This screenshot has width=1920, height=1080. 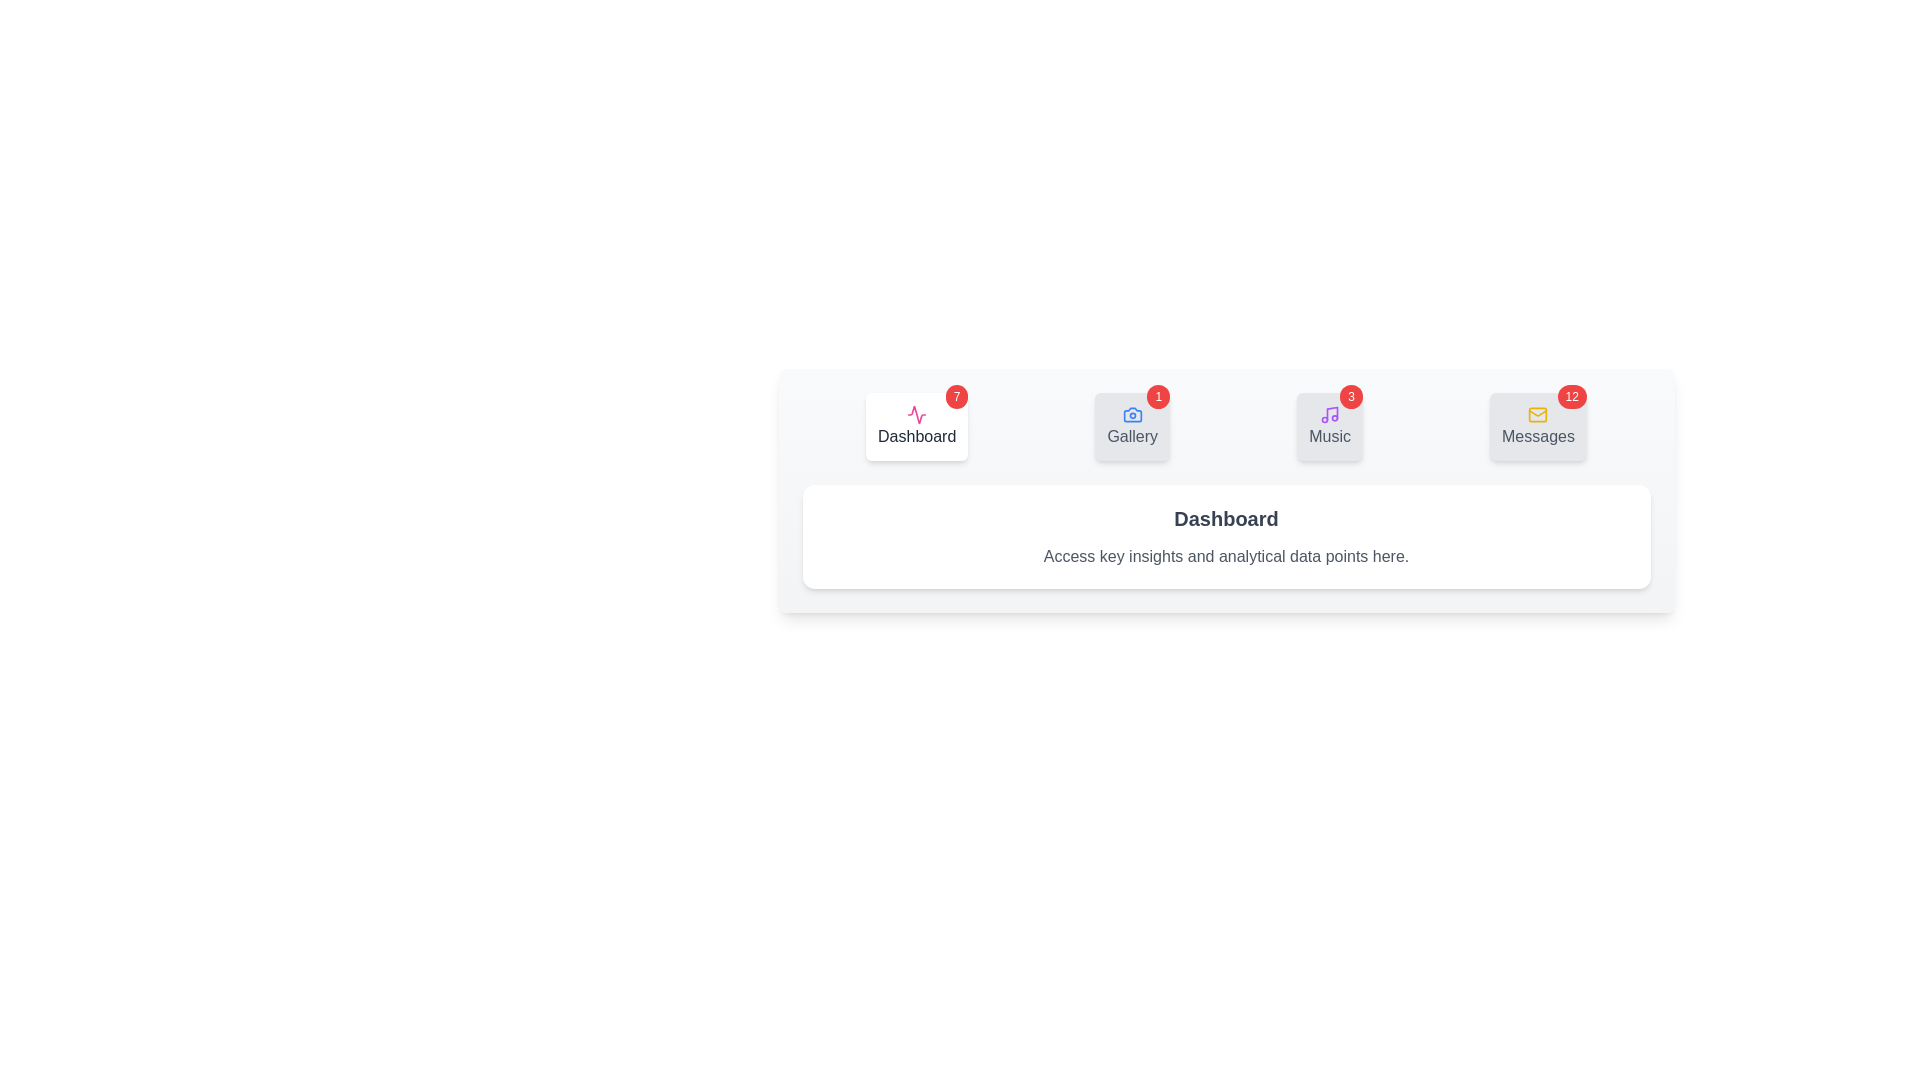 What do you see at coordinates (1536, 426) in the screenshot?
I see `the tab labeled Messages to view its content` at bounding box center [1536, 426].